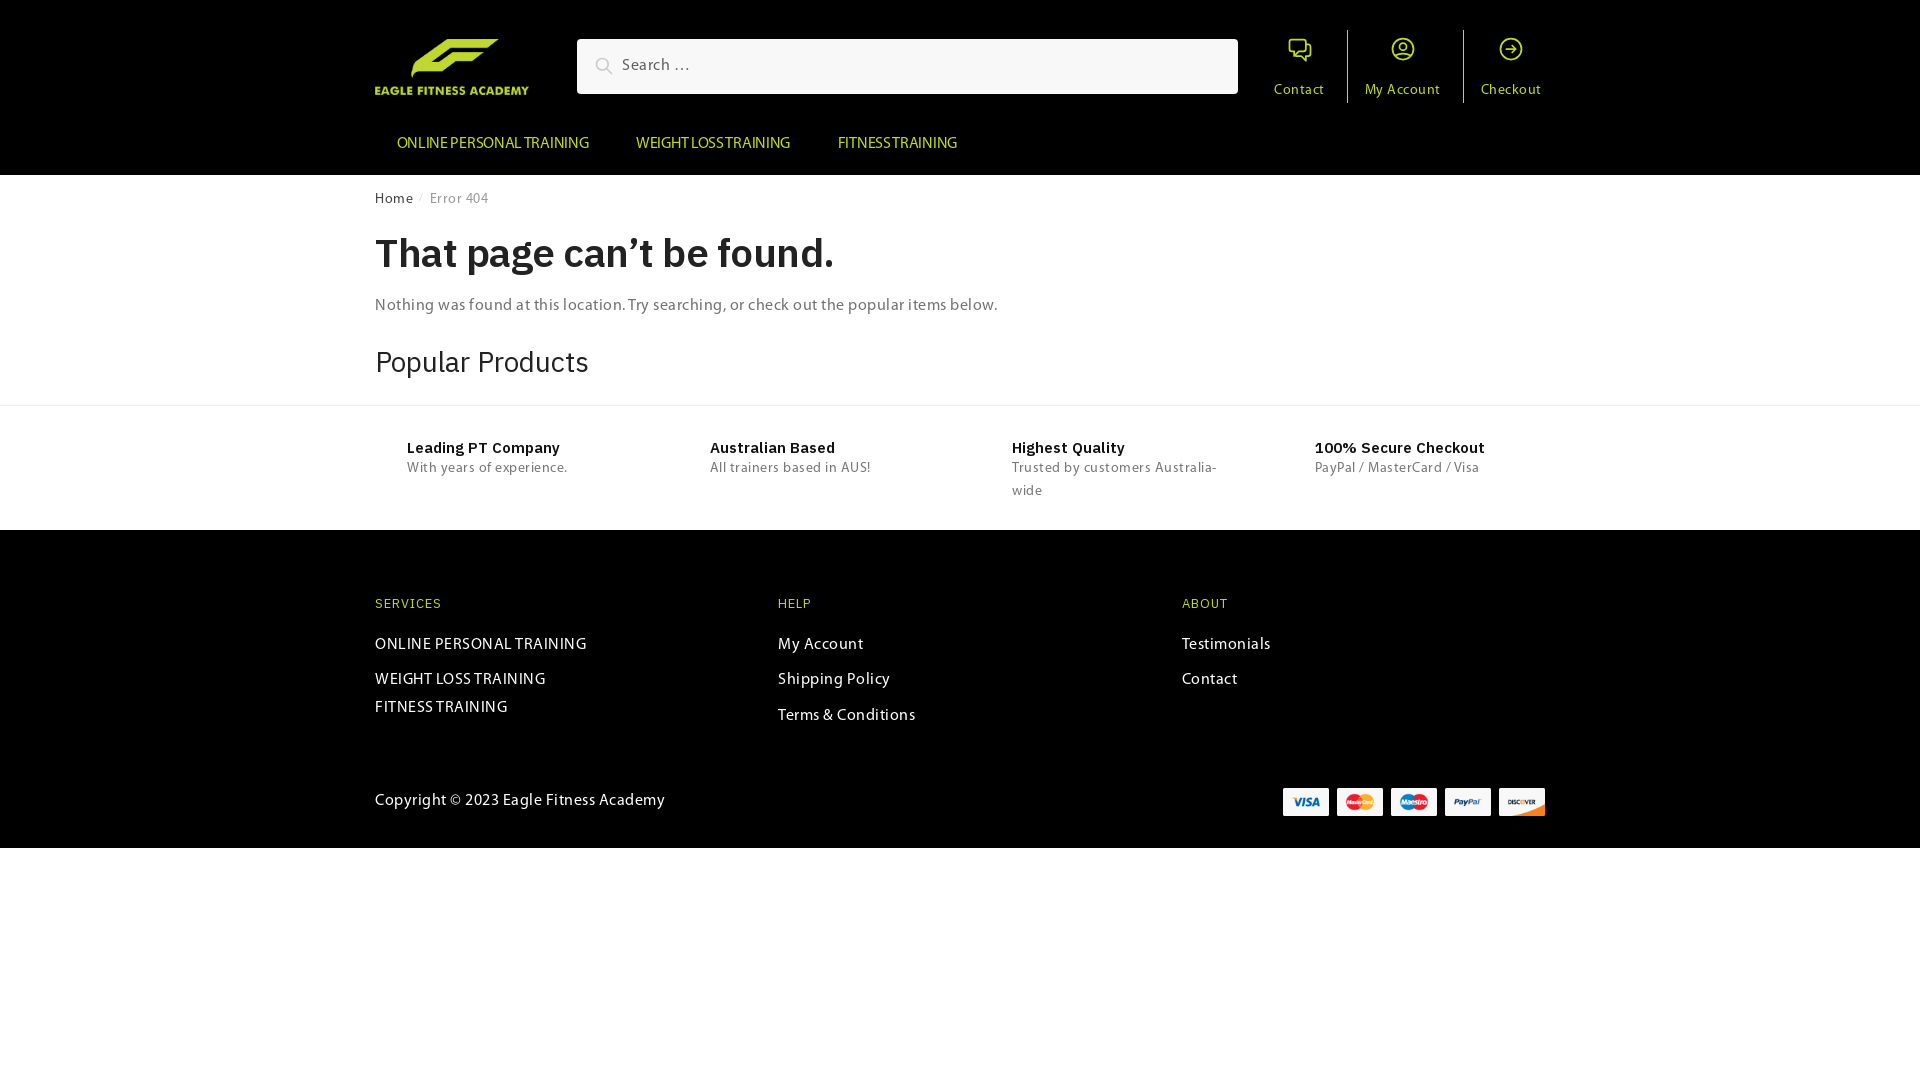  Describe the element at coordinates (846, 715) in the screenshot. I see `'Terms & Conditions'` at that location.